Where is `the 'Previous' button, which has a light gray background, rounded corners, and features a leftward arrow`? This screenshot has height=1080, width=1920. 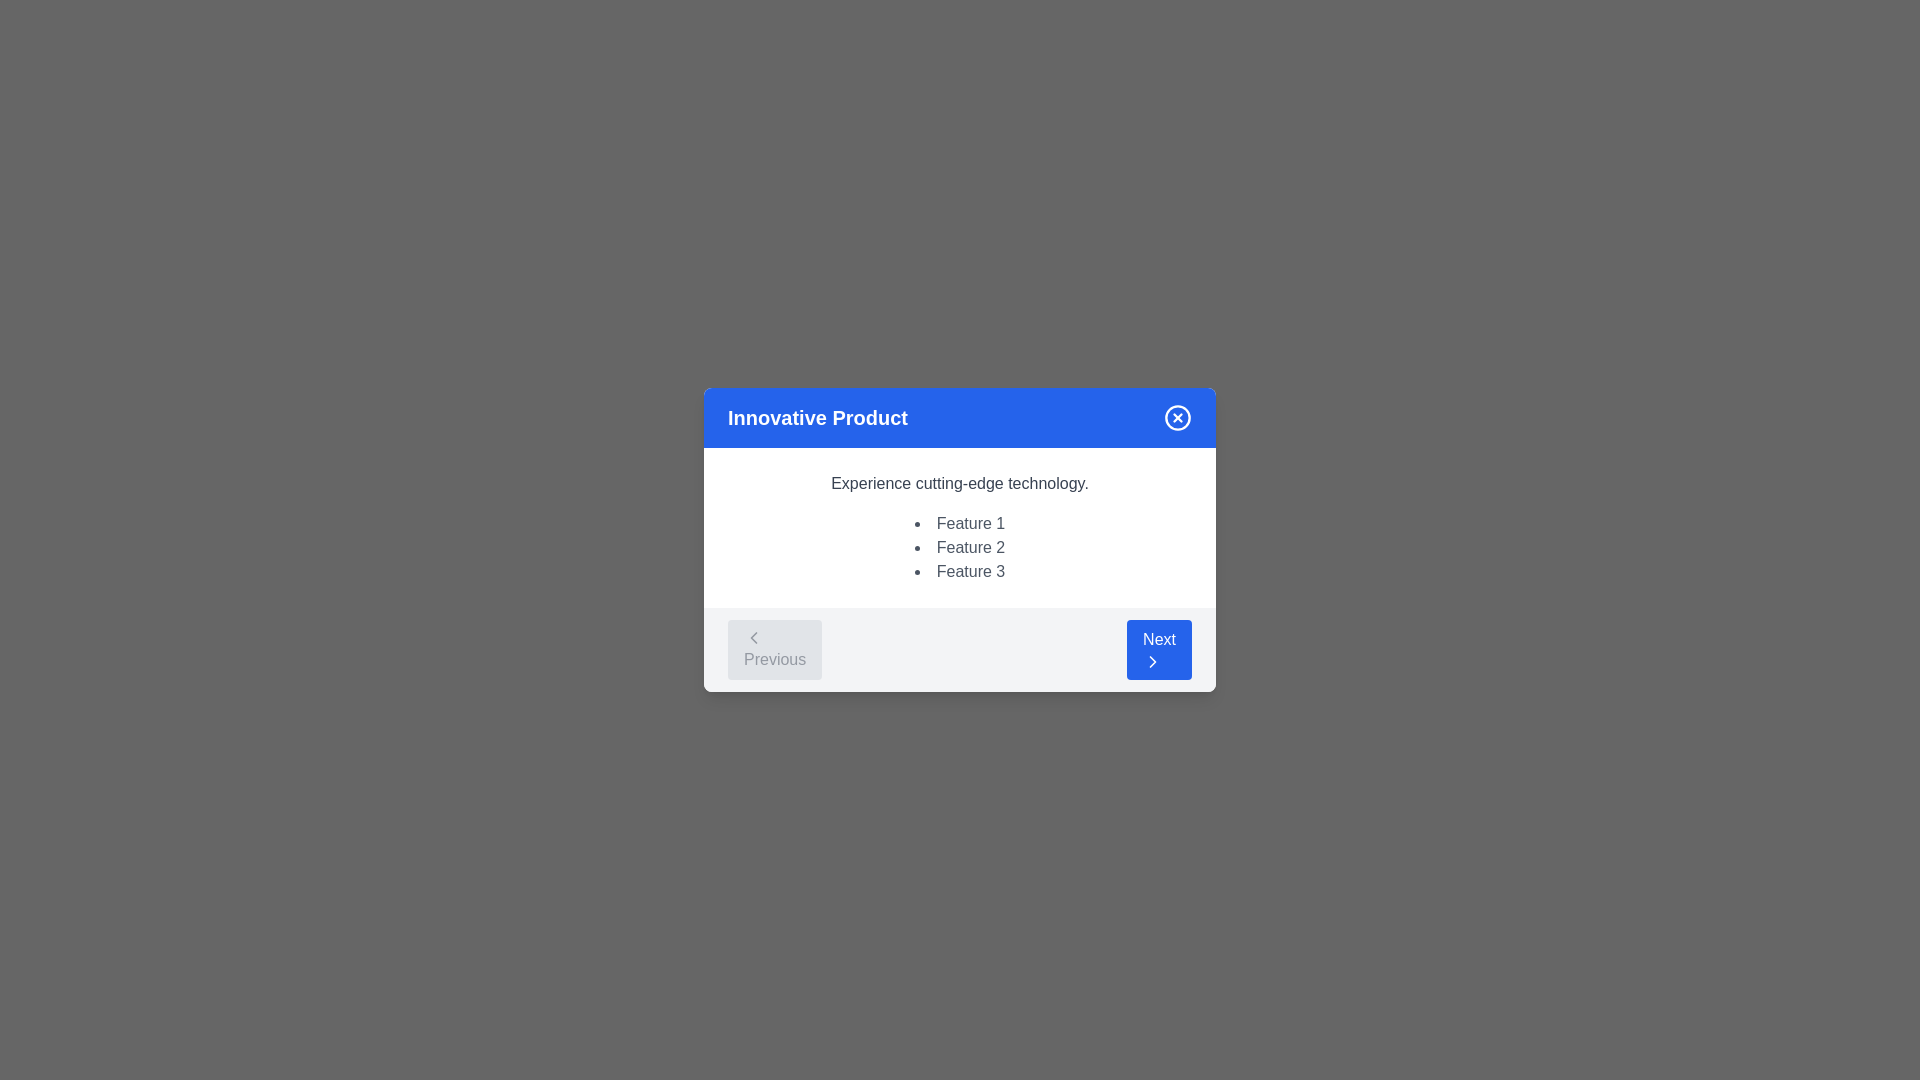
the 'Previous' button, which has a light gray background, rounded corners, and features a leftward arrow is located at coordinates (774, 650).